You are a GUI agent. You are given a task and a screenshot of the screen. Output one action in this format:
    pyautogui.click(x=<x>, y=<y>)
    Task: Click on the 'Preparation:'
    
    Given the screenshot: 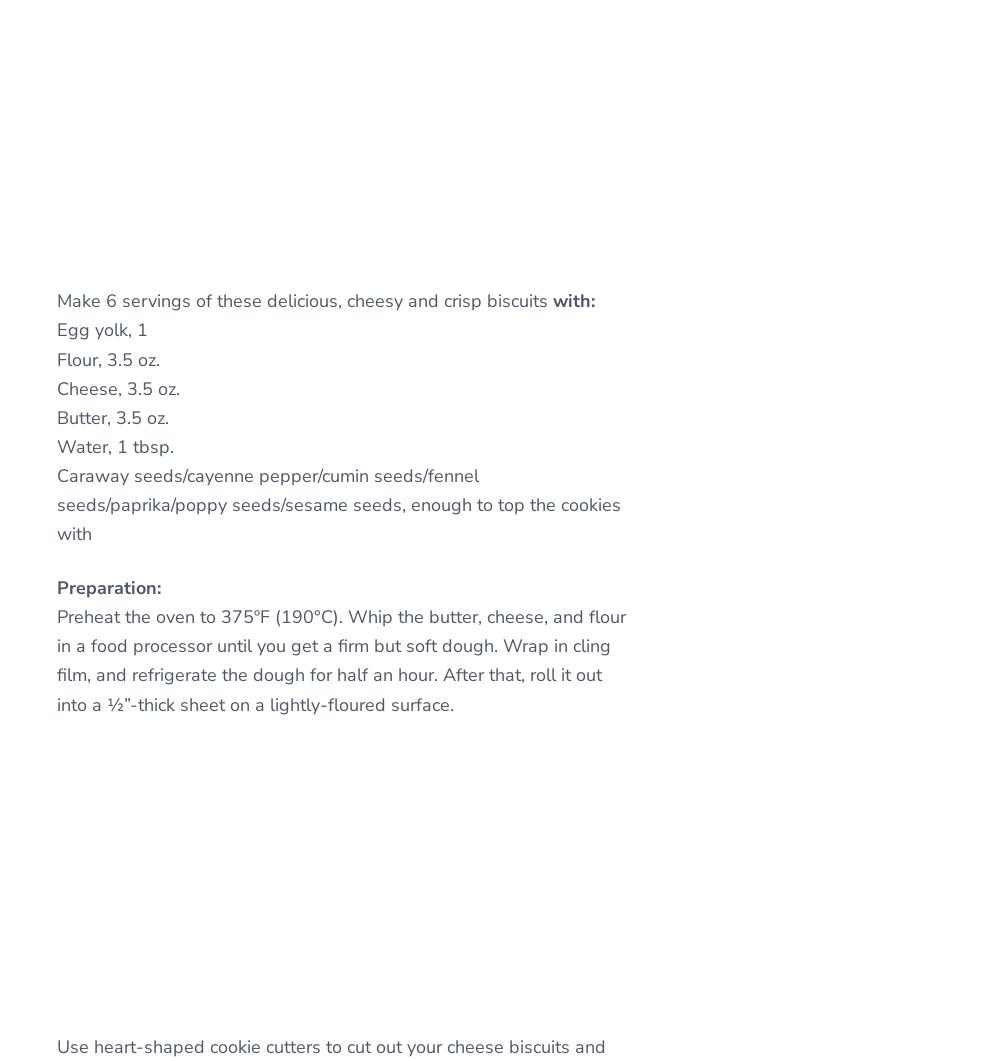 What is the action you would take?
    pyautogui.click(x=108, y=587)
    